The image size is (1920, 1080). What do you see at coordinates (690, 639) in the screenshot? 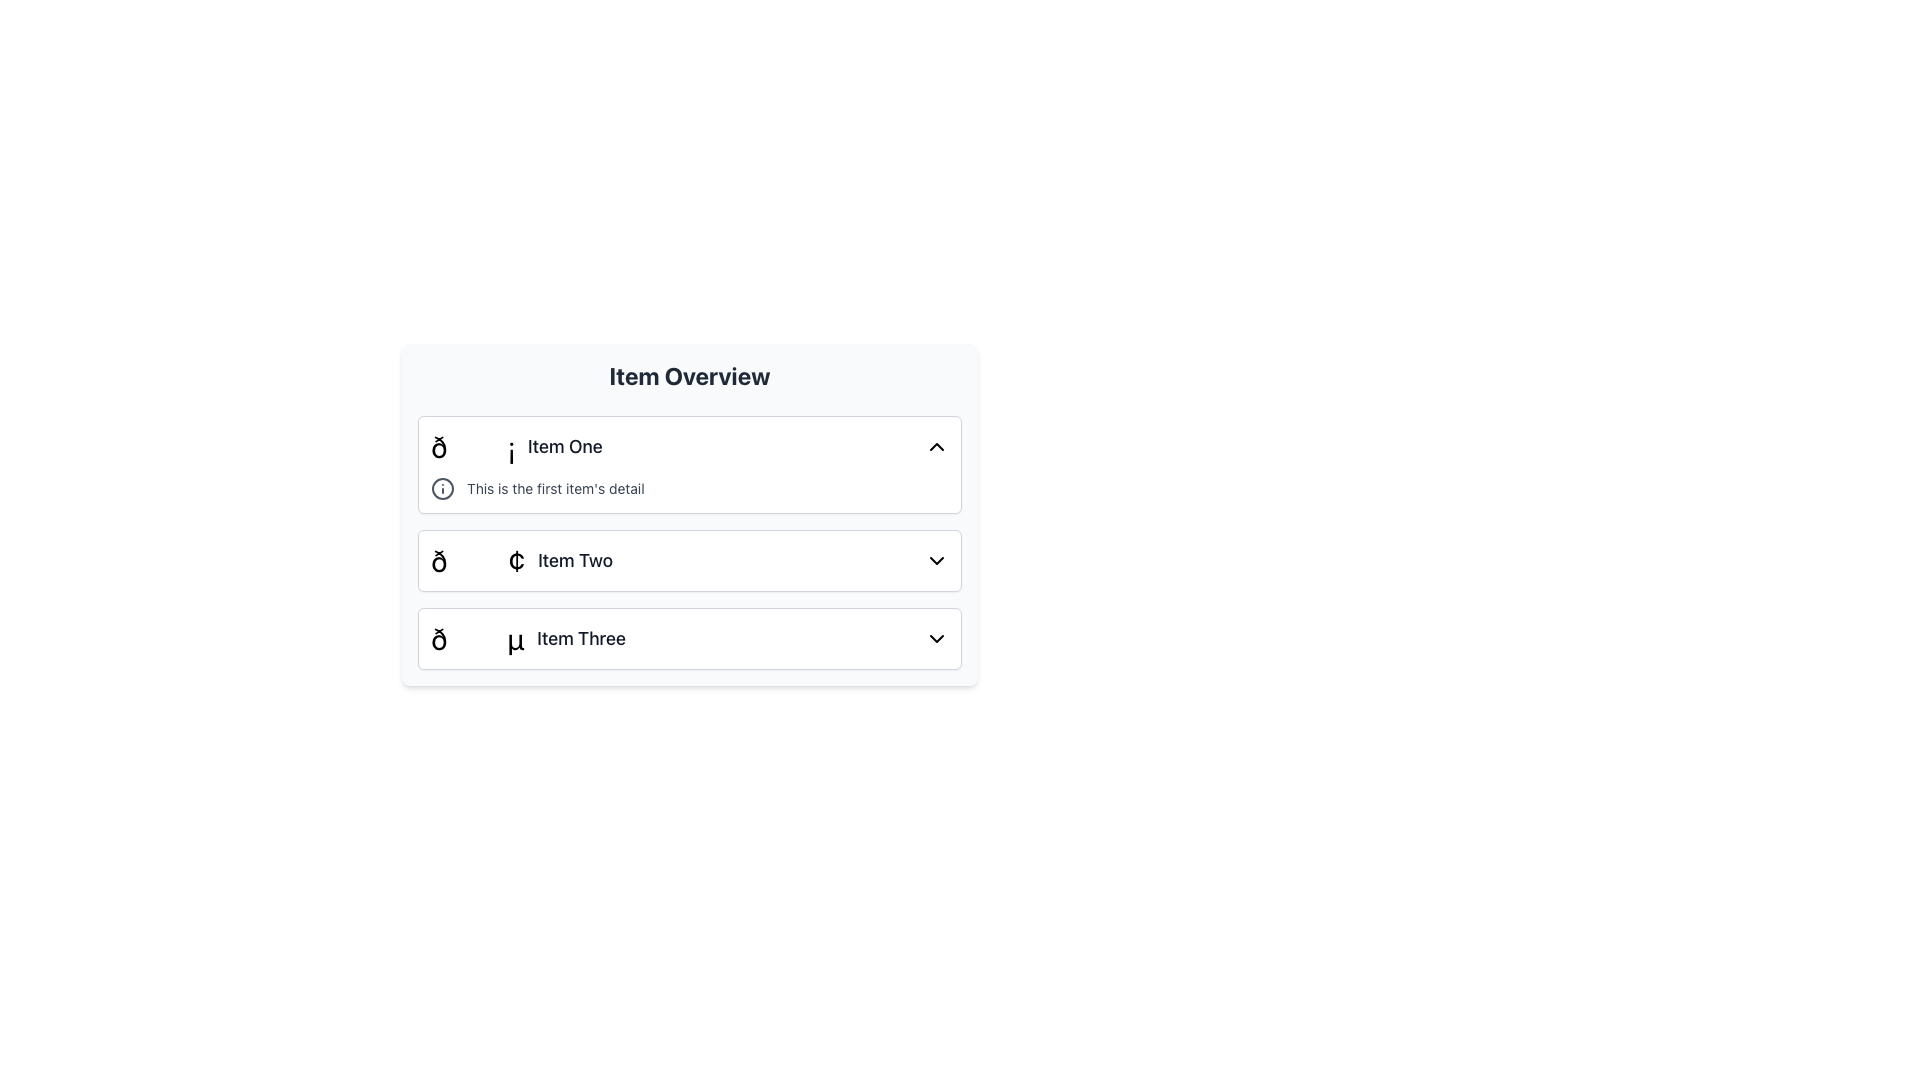
I see `the third item in the vertically stacked list, which is positioned below 'Item Two'` at bounding box center [690, 639].